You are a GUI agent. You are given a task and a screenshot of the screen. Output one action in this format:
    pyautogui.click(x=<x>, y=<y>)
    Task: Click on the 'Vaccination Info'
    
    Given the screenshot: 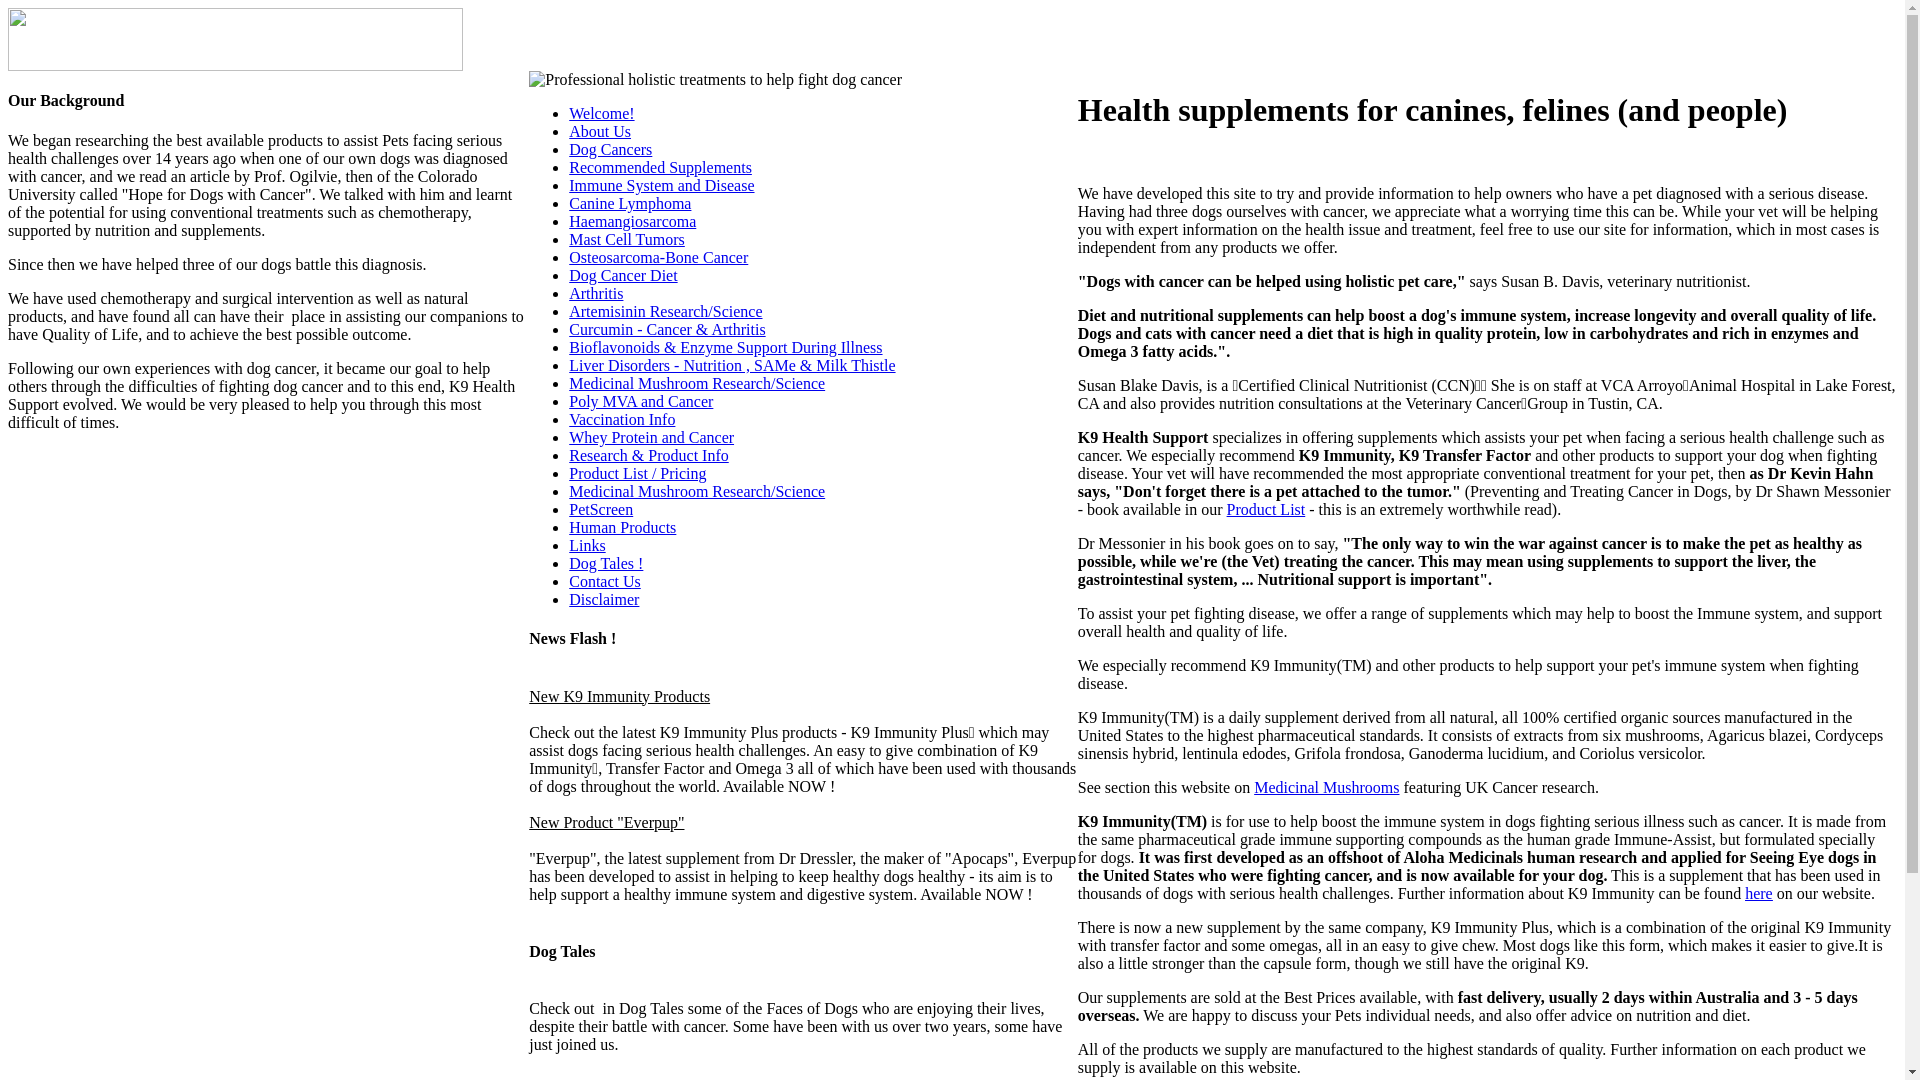 What is the action you would take?
    pyautogui.click(x=621, y=418)
    